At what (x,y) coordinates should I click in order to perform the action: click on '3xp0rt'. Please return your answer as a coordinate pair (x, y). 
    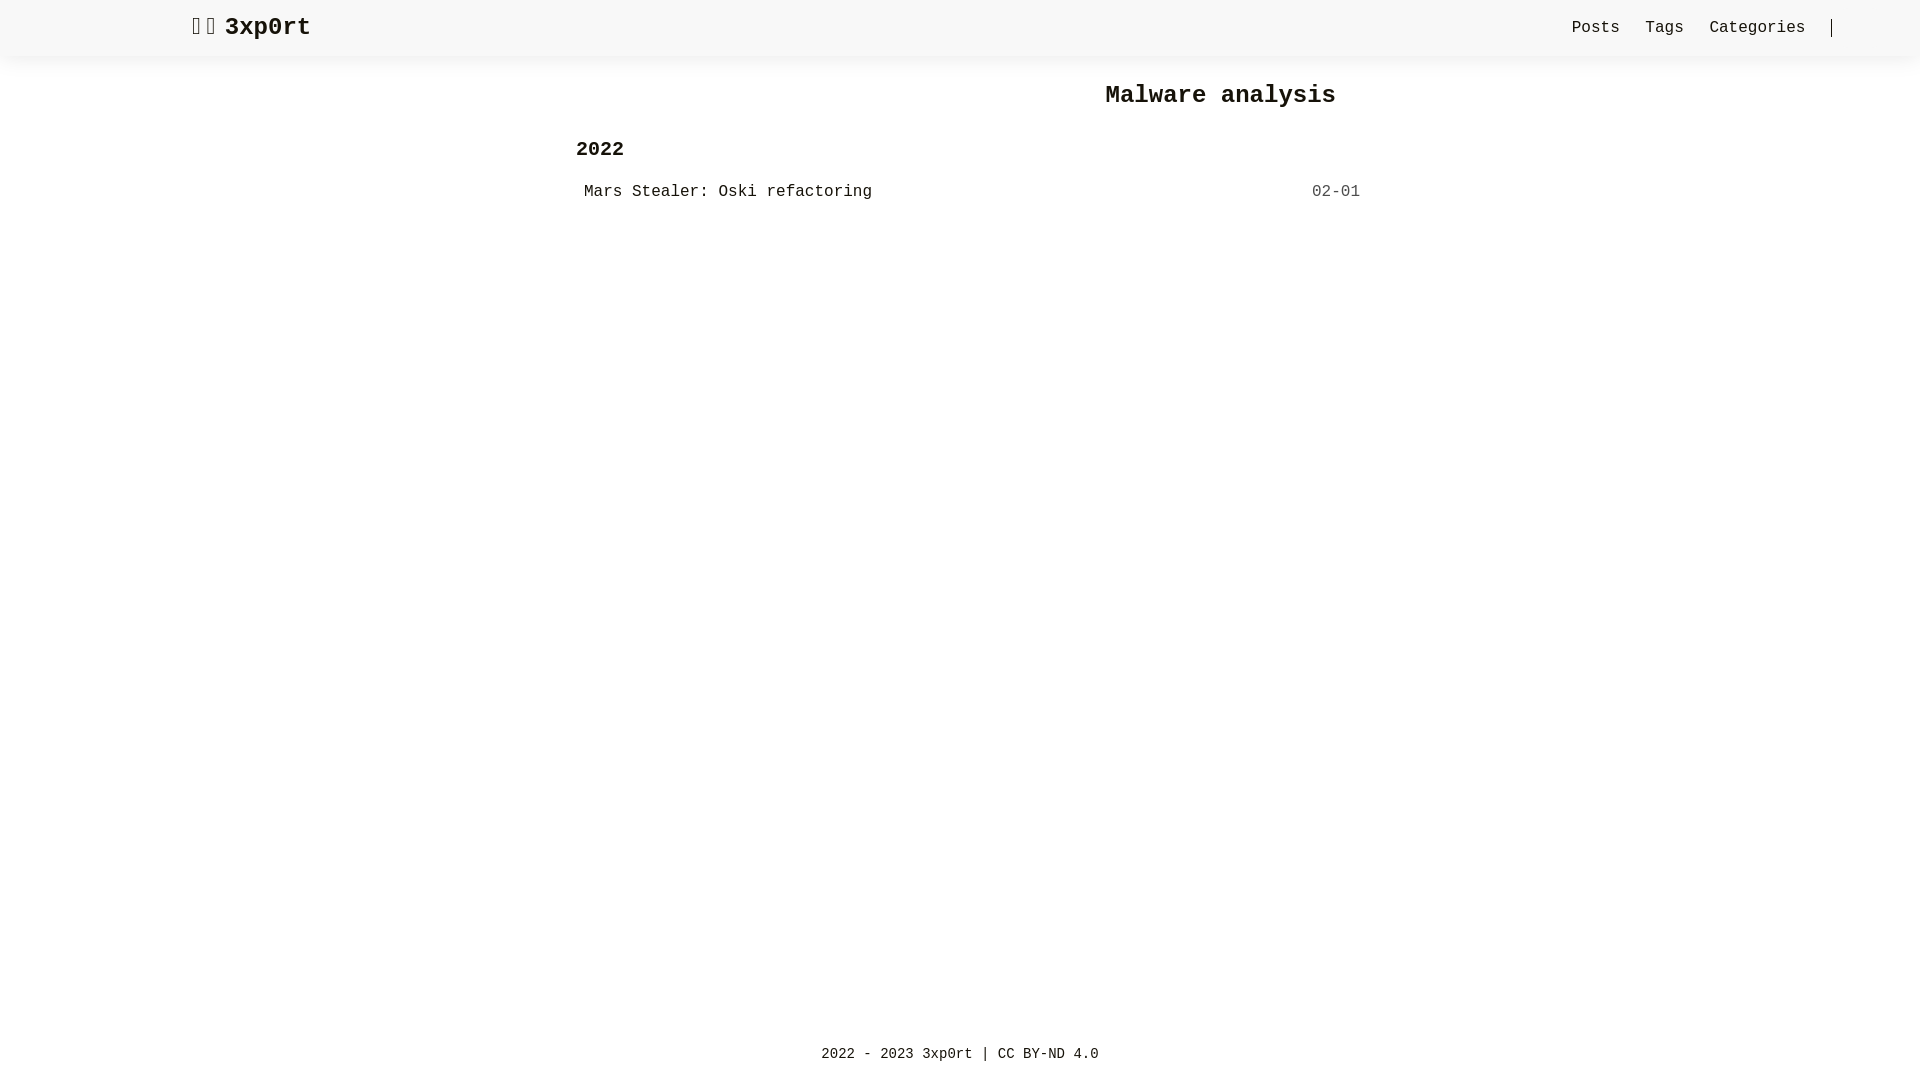
    Looking at the image, I should click on (945, 1052).